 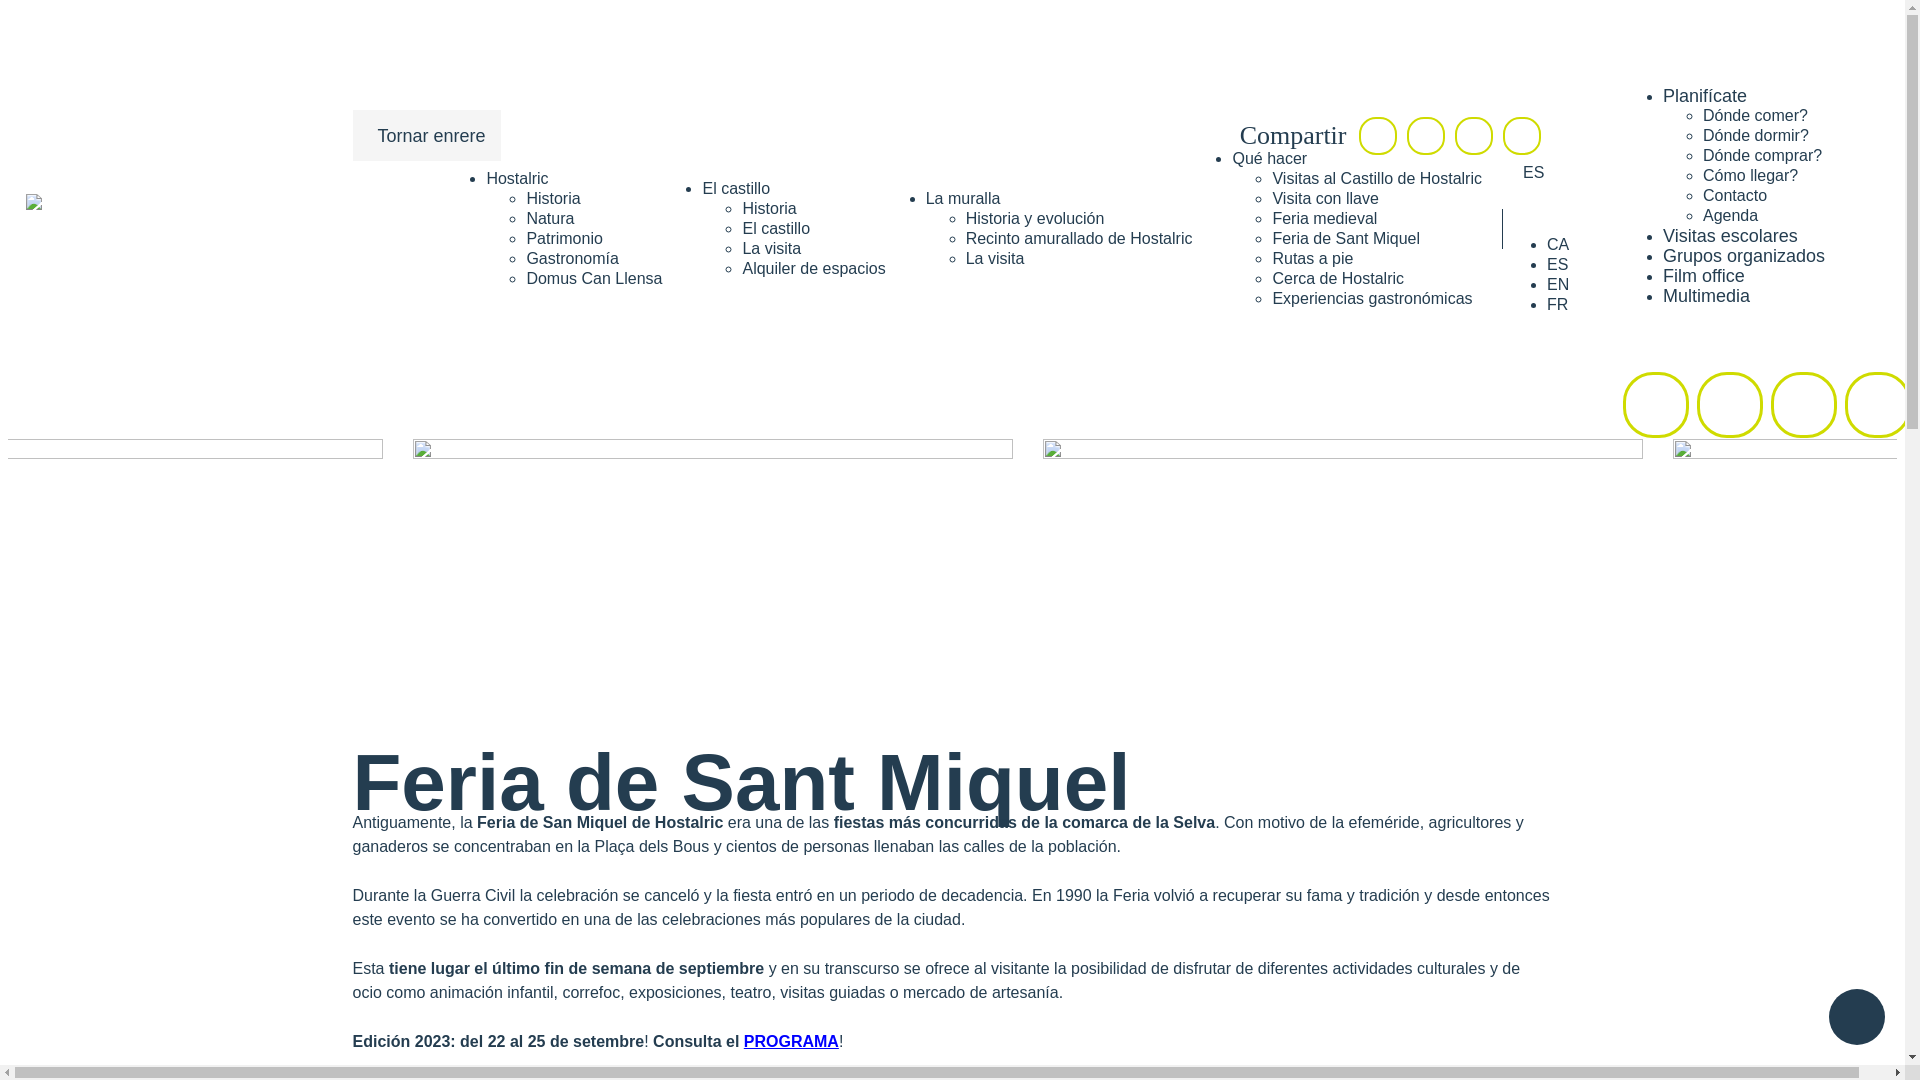 I want to click on 'Grupos organizados', so click(x=1662, y=254).